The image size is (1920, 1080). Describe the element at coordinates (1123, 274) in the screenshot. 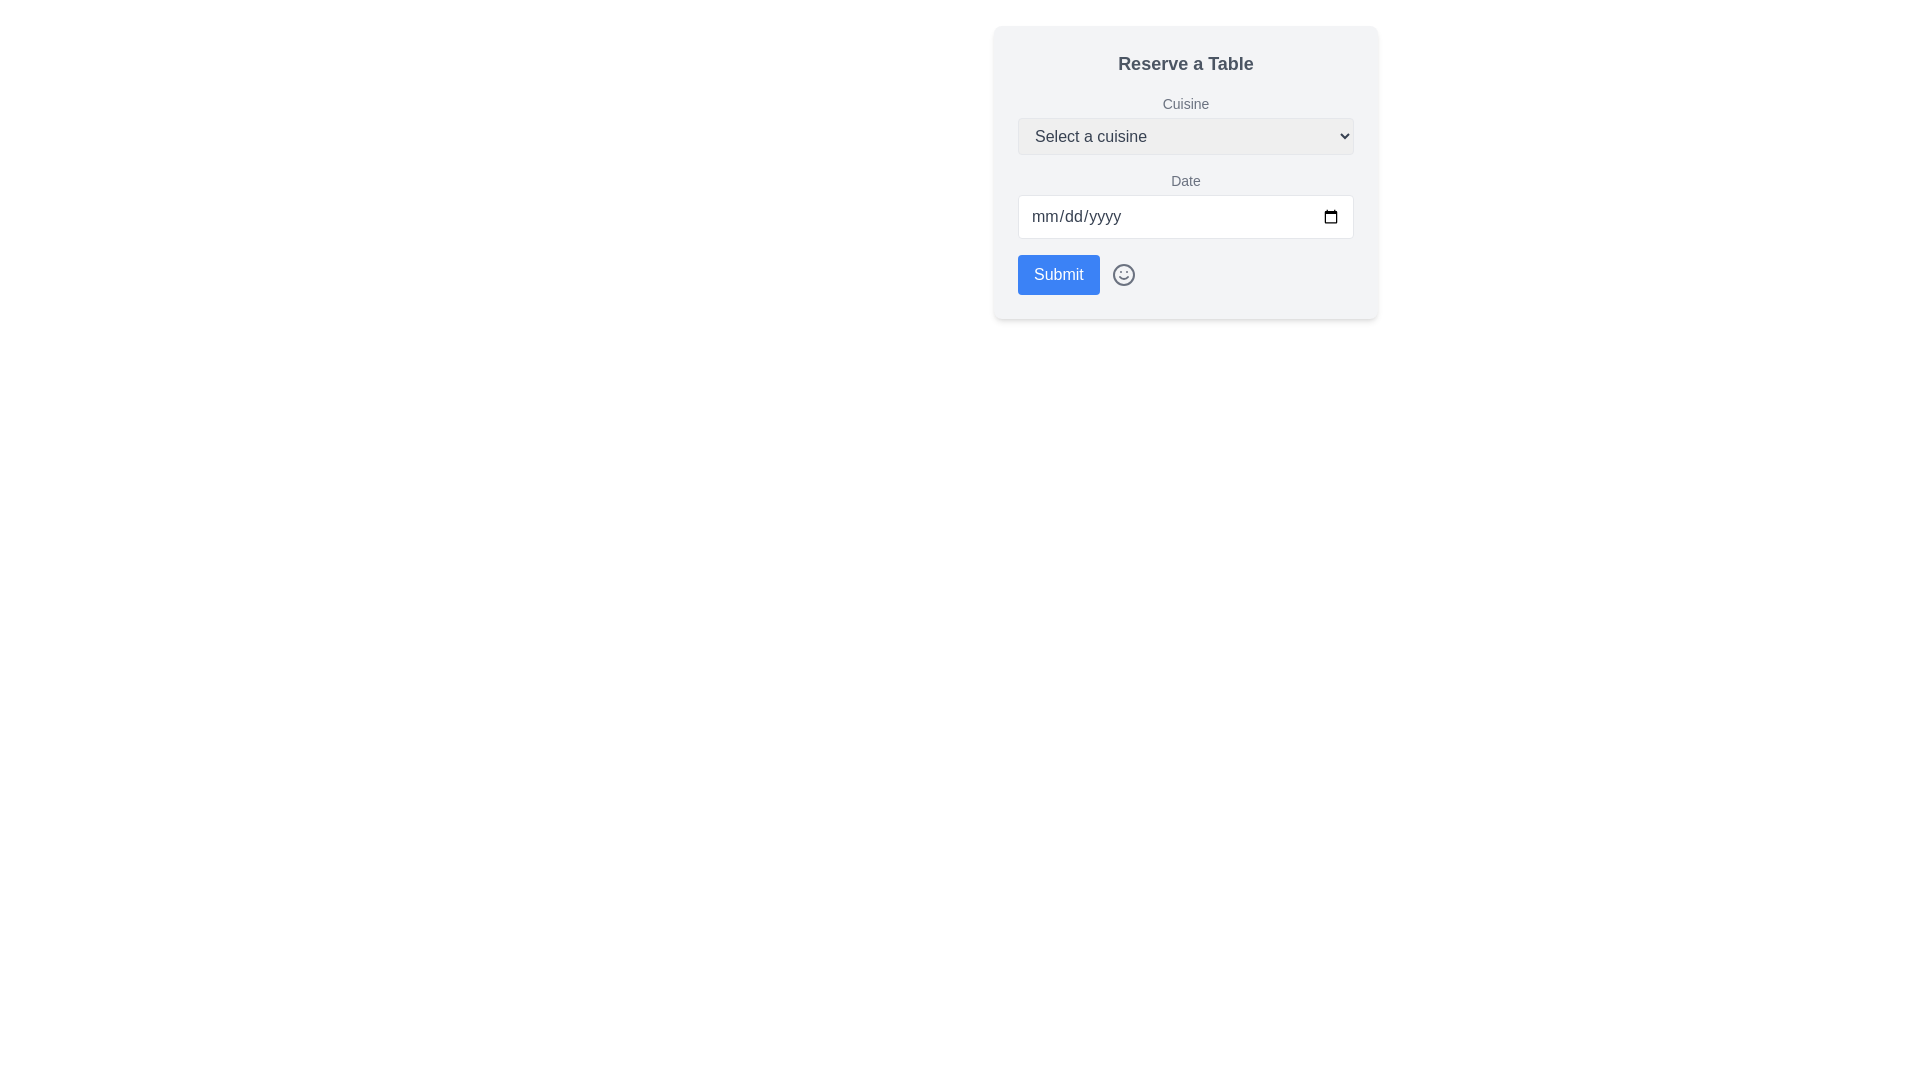

I see `the status icon located to the right of the blue 'Submit' button within the modal form` at that location.